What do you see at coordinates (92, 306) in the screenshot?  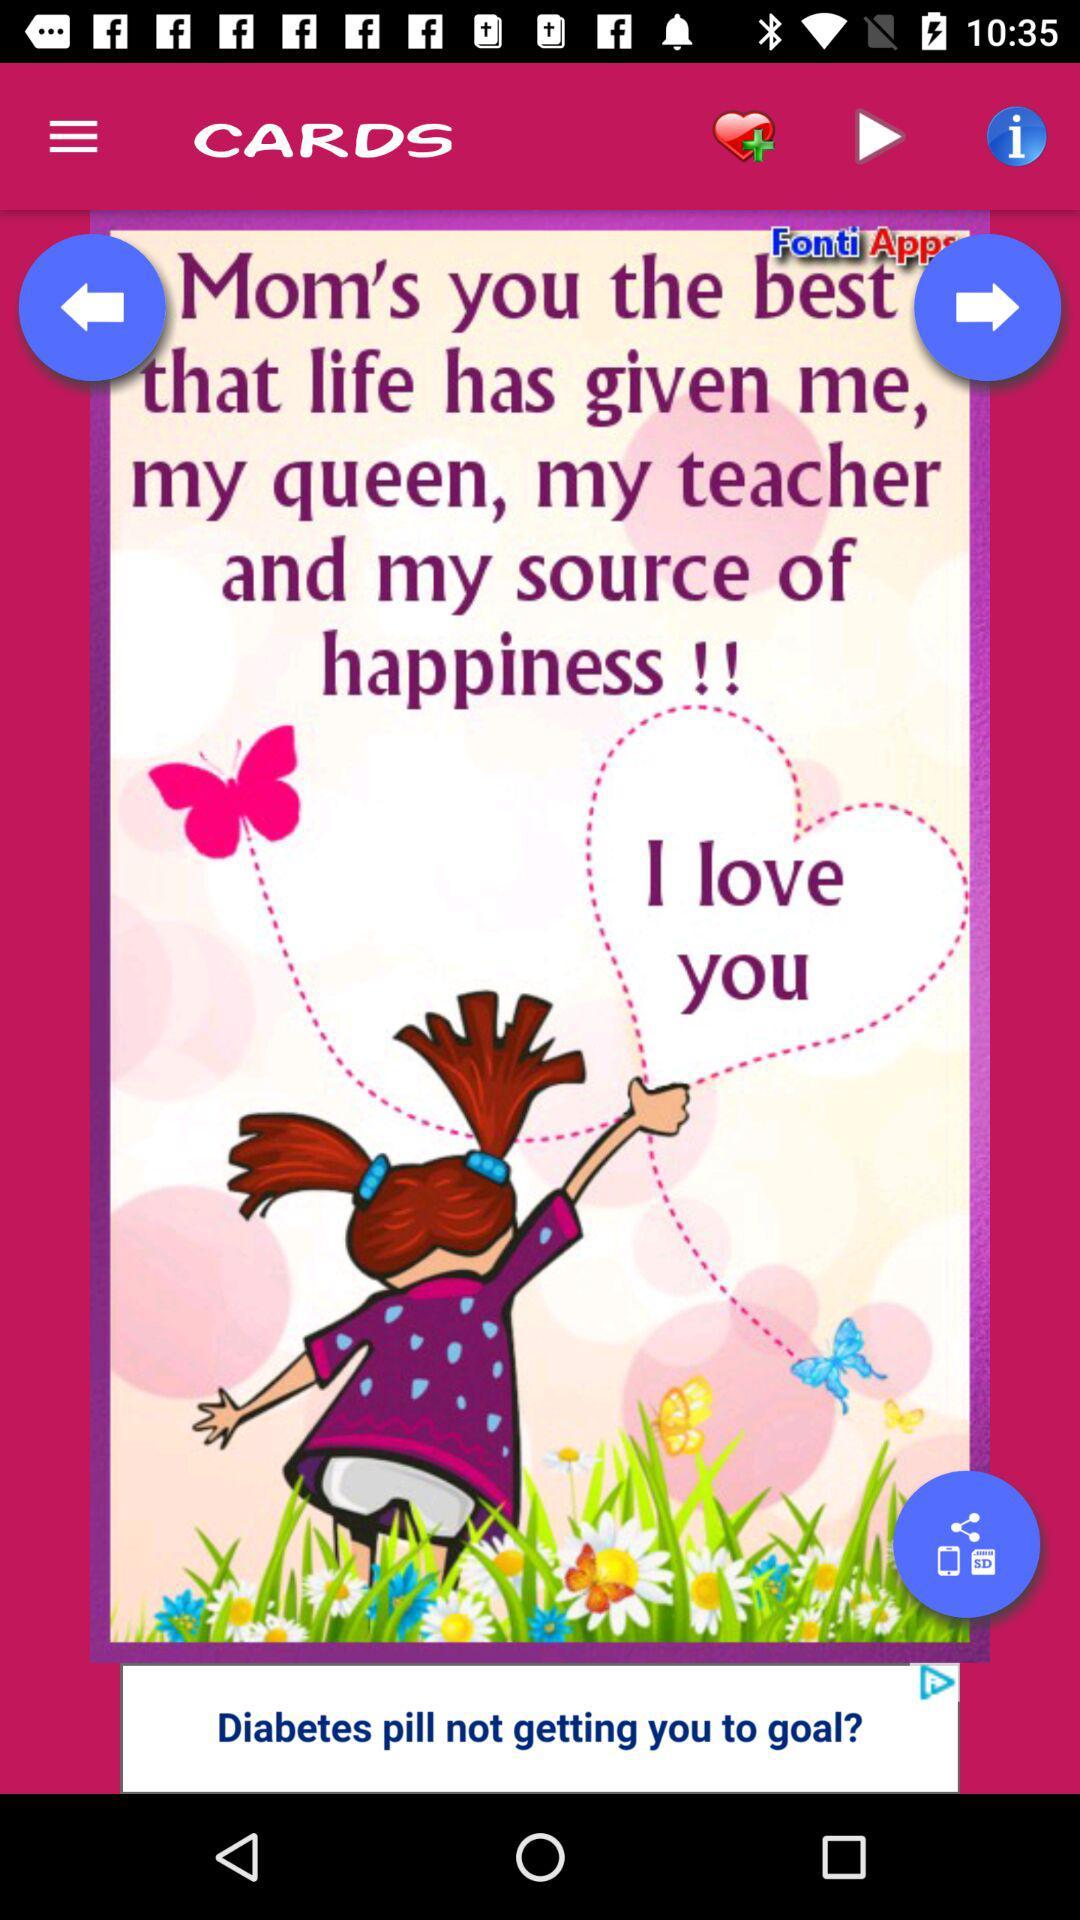 I see `the arrow_backward icon` at bounding box center [92, 306].